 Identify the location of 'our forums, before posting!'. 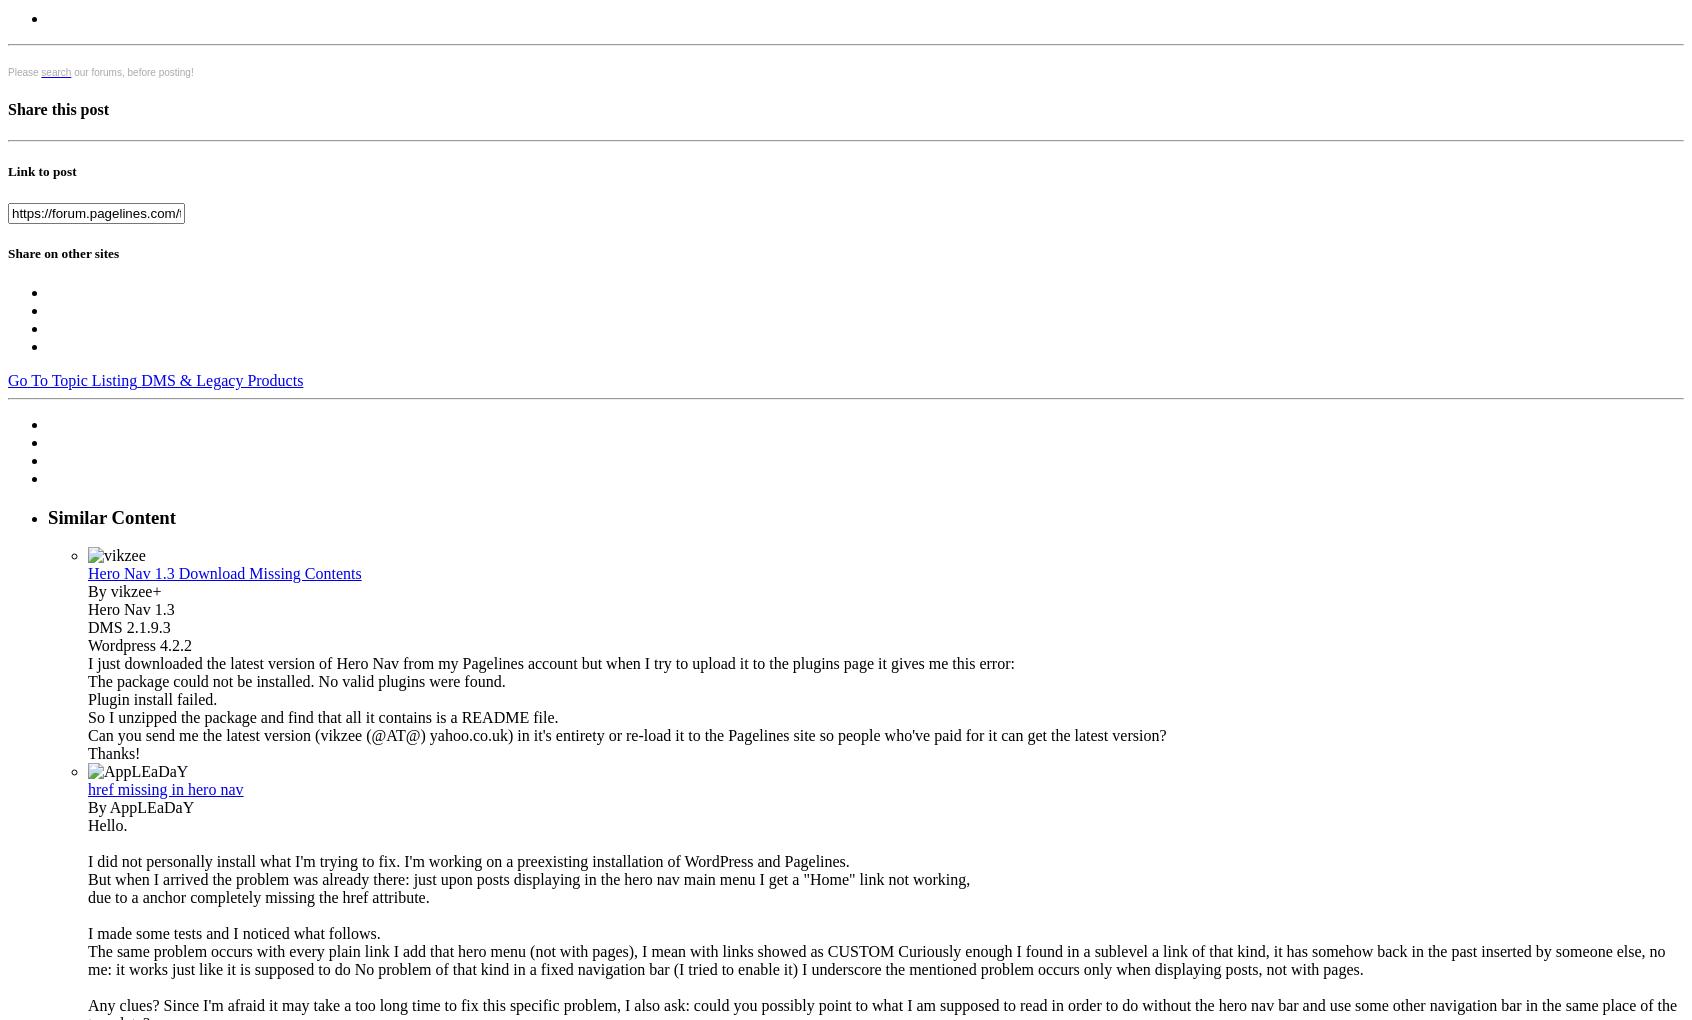
(131, 71).